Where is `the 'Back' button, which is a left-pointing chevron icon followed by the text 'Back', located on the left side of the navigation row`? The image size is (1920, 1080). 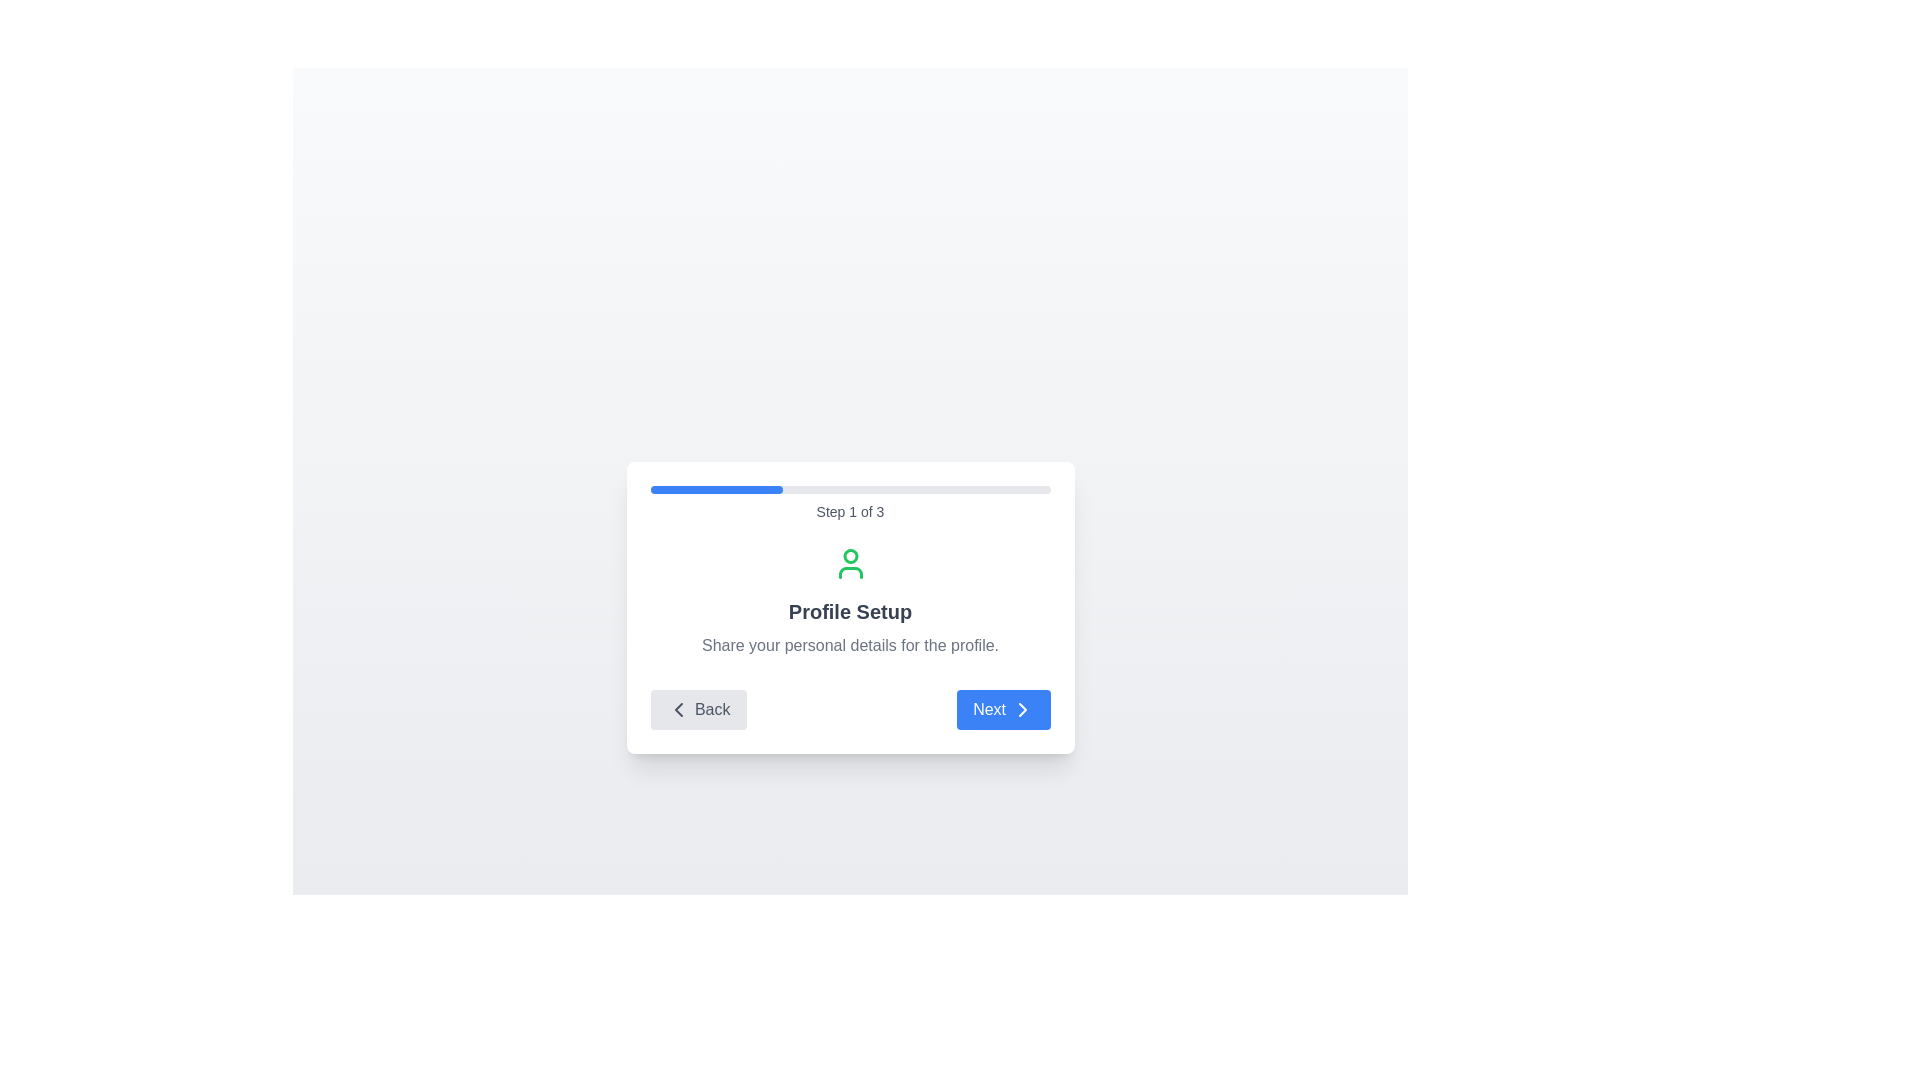 the 'Back' button, which is a left-pointing chevron icon followed by the text 'Back', located on the left side of the navigation row is located at coordinates (698, 708).